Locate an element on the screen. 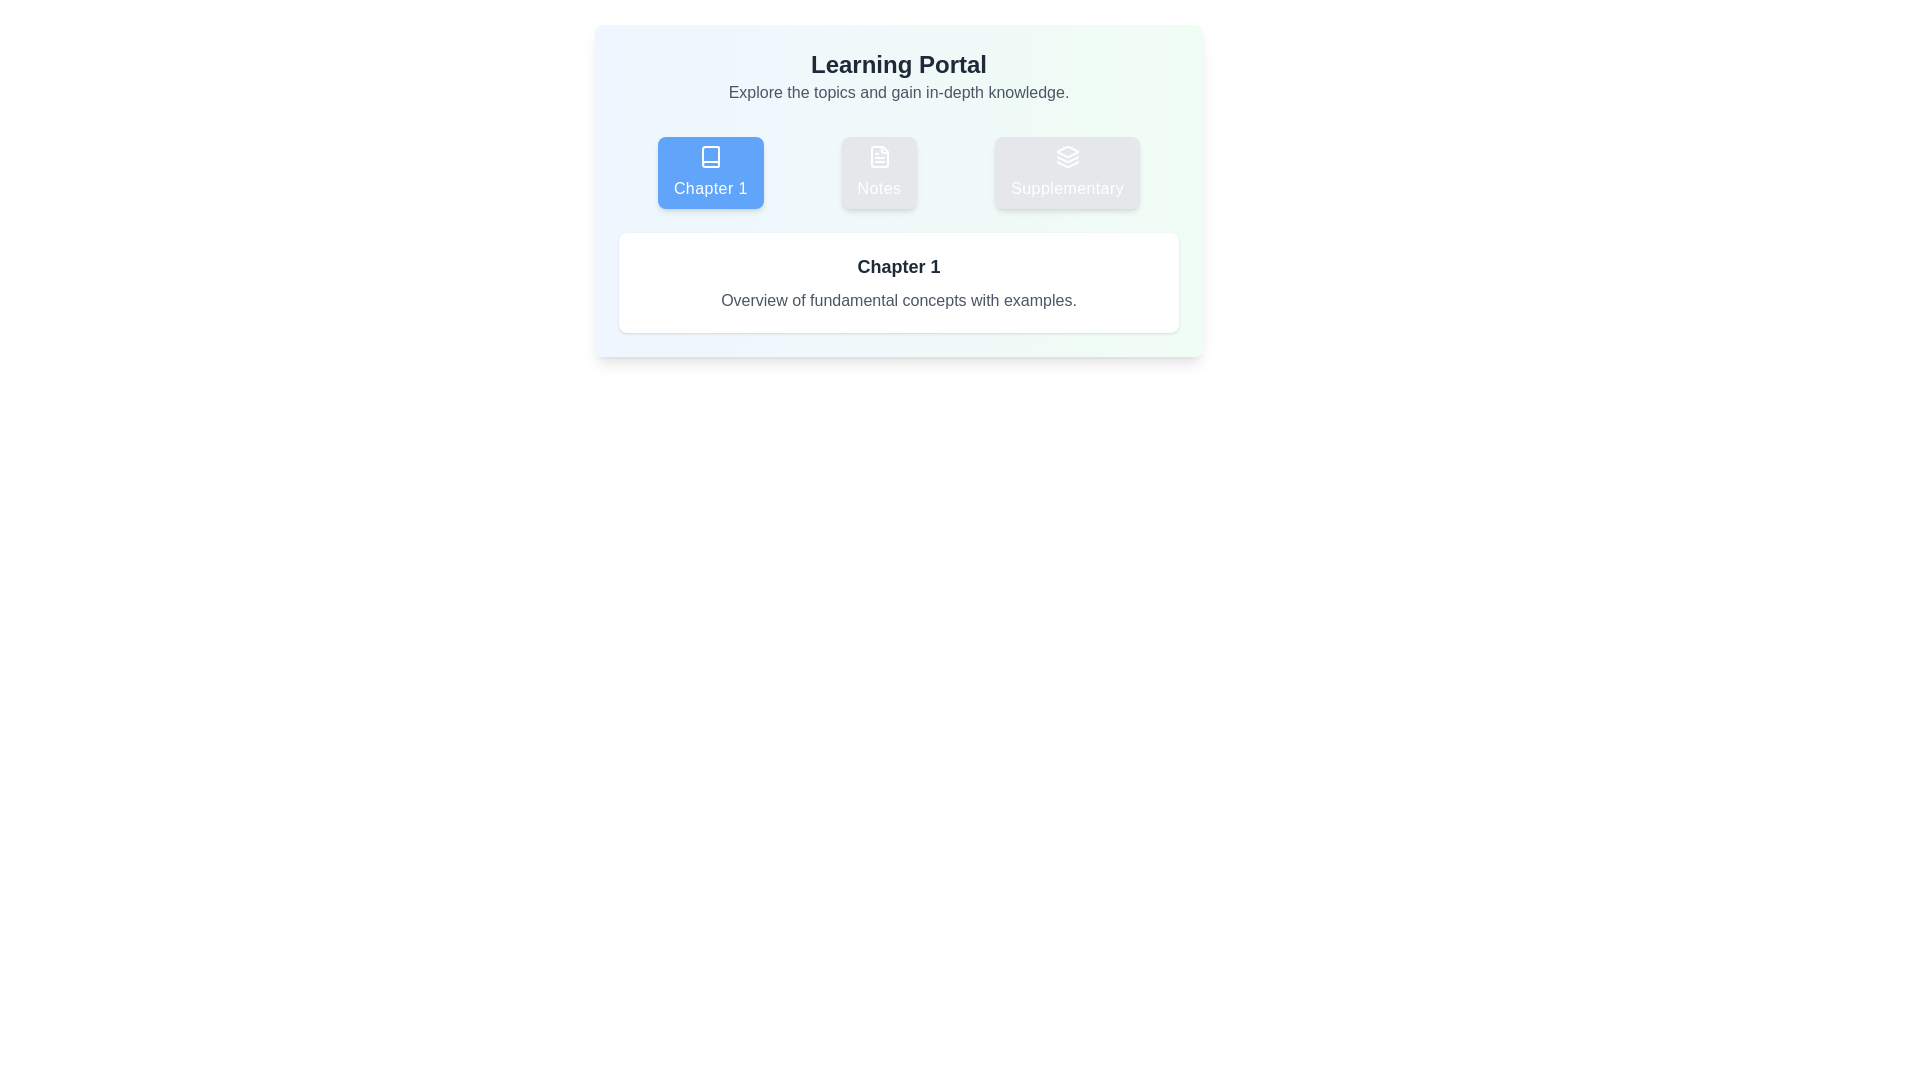 This screenshot has height=1080, width=1920. text that states 'Overview of fundamental concepts with examples.' which is styled in a subtle gray color and positioned below 'Chapter 1' is located at coordinates (897, 300).